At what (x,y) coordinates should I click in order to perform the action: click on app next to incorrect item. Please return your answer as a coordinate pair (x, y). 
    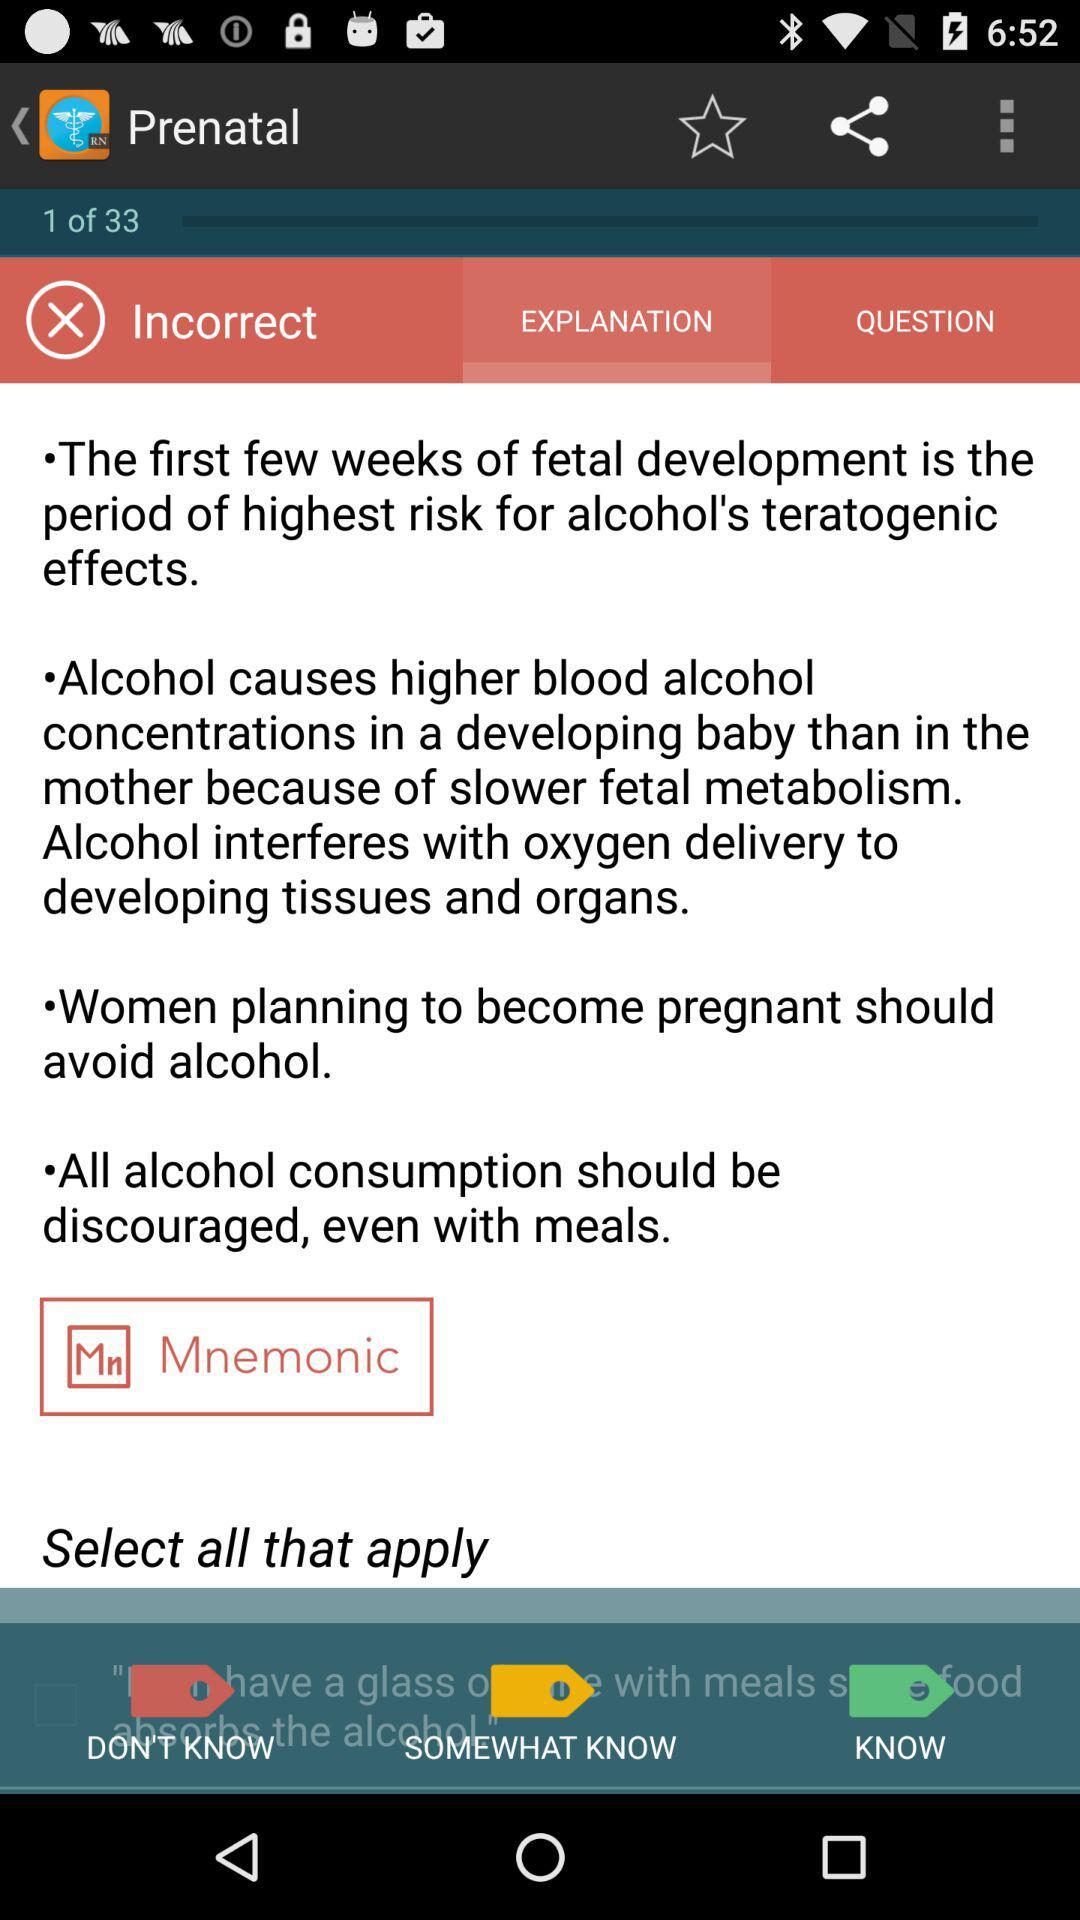
    Looking at the image, I should click on (615, 320).